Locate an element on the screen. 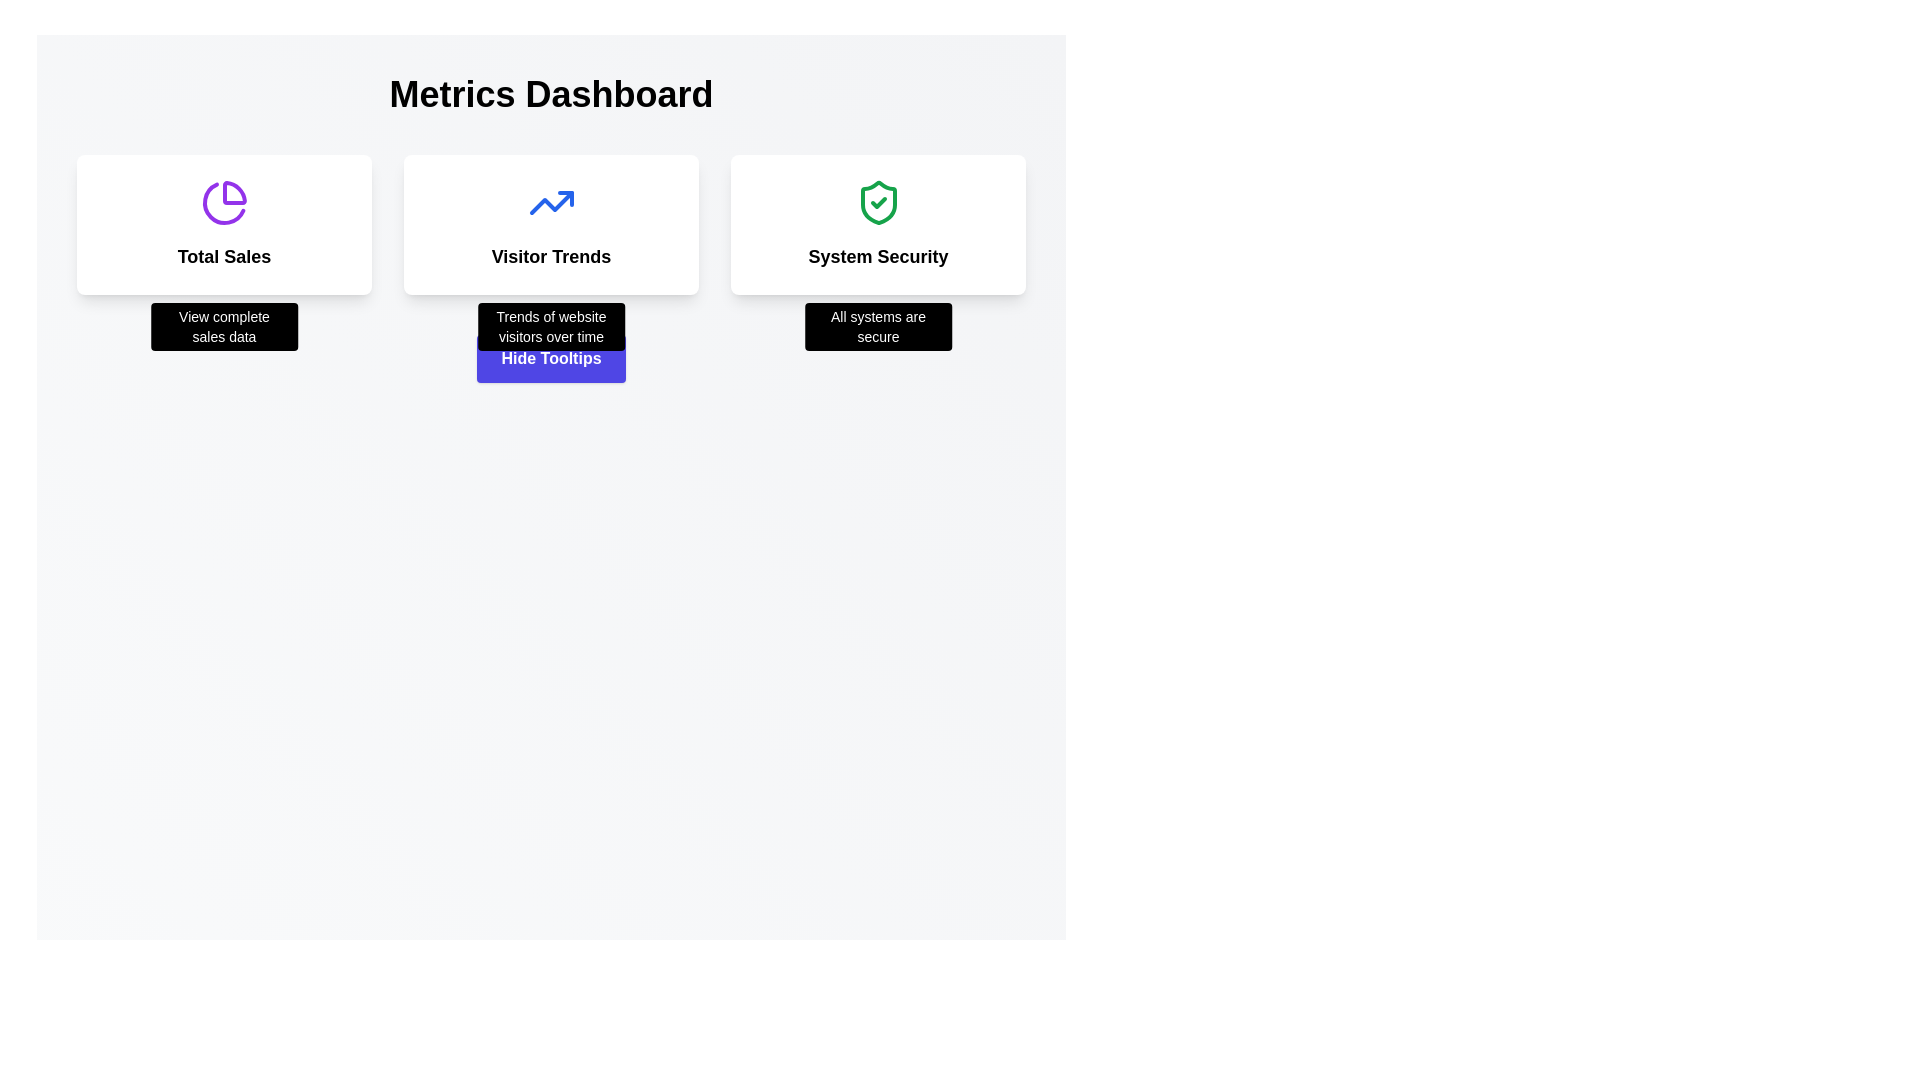 This screenshot has width=1920, height=1080. the blue SVG icon representing an ascending trend line with an upward arrow, located at the top center of the 'Visitor Trends' card is located at coordinates (551, 203).